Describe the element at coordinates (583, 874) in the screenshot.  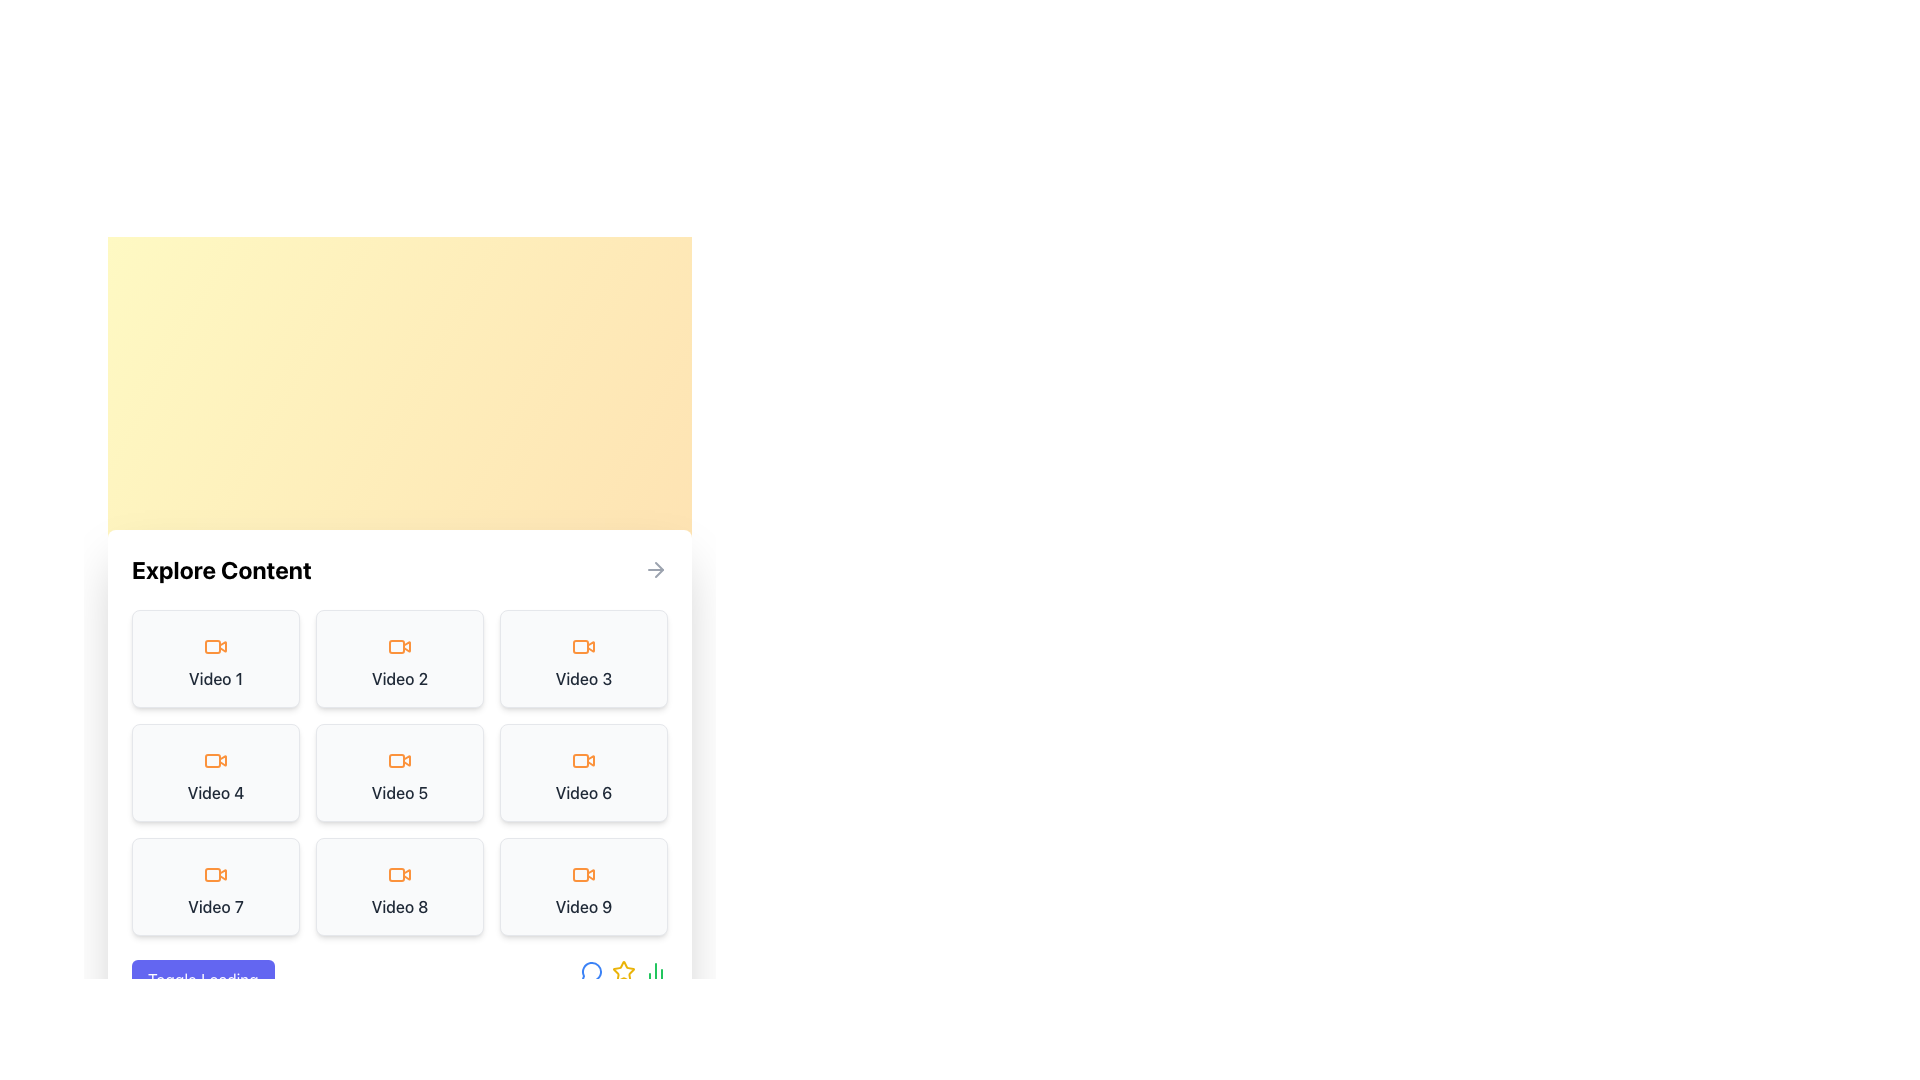
I see `the visual characteristics of the video camera icon associated with the 'Video 9' label located in the bottom right section of a 3x3 grid layout` at that location.